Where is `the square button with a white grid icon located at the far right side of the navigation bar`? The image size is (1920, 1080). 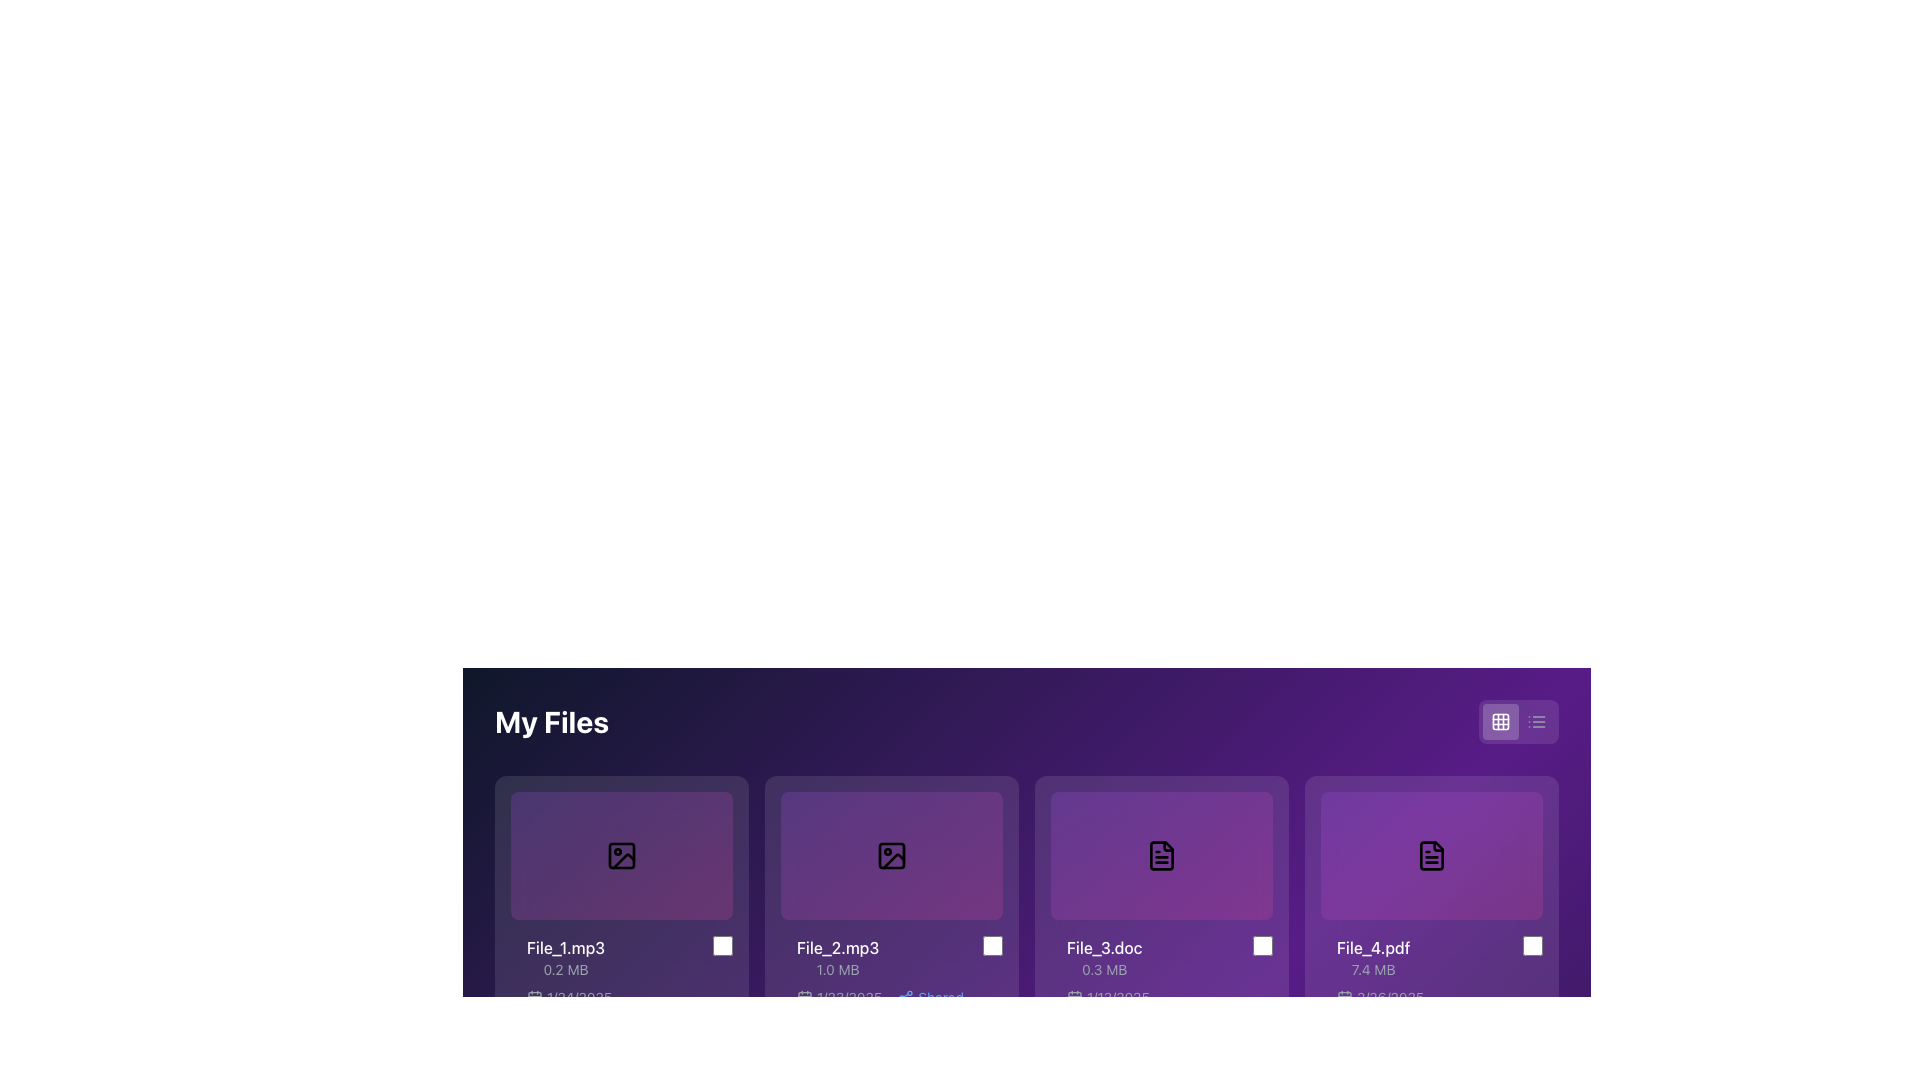
the square button with a white grid icon located at the far right side of the navigation bar is located at coordinates (1501, 721).